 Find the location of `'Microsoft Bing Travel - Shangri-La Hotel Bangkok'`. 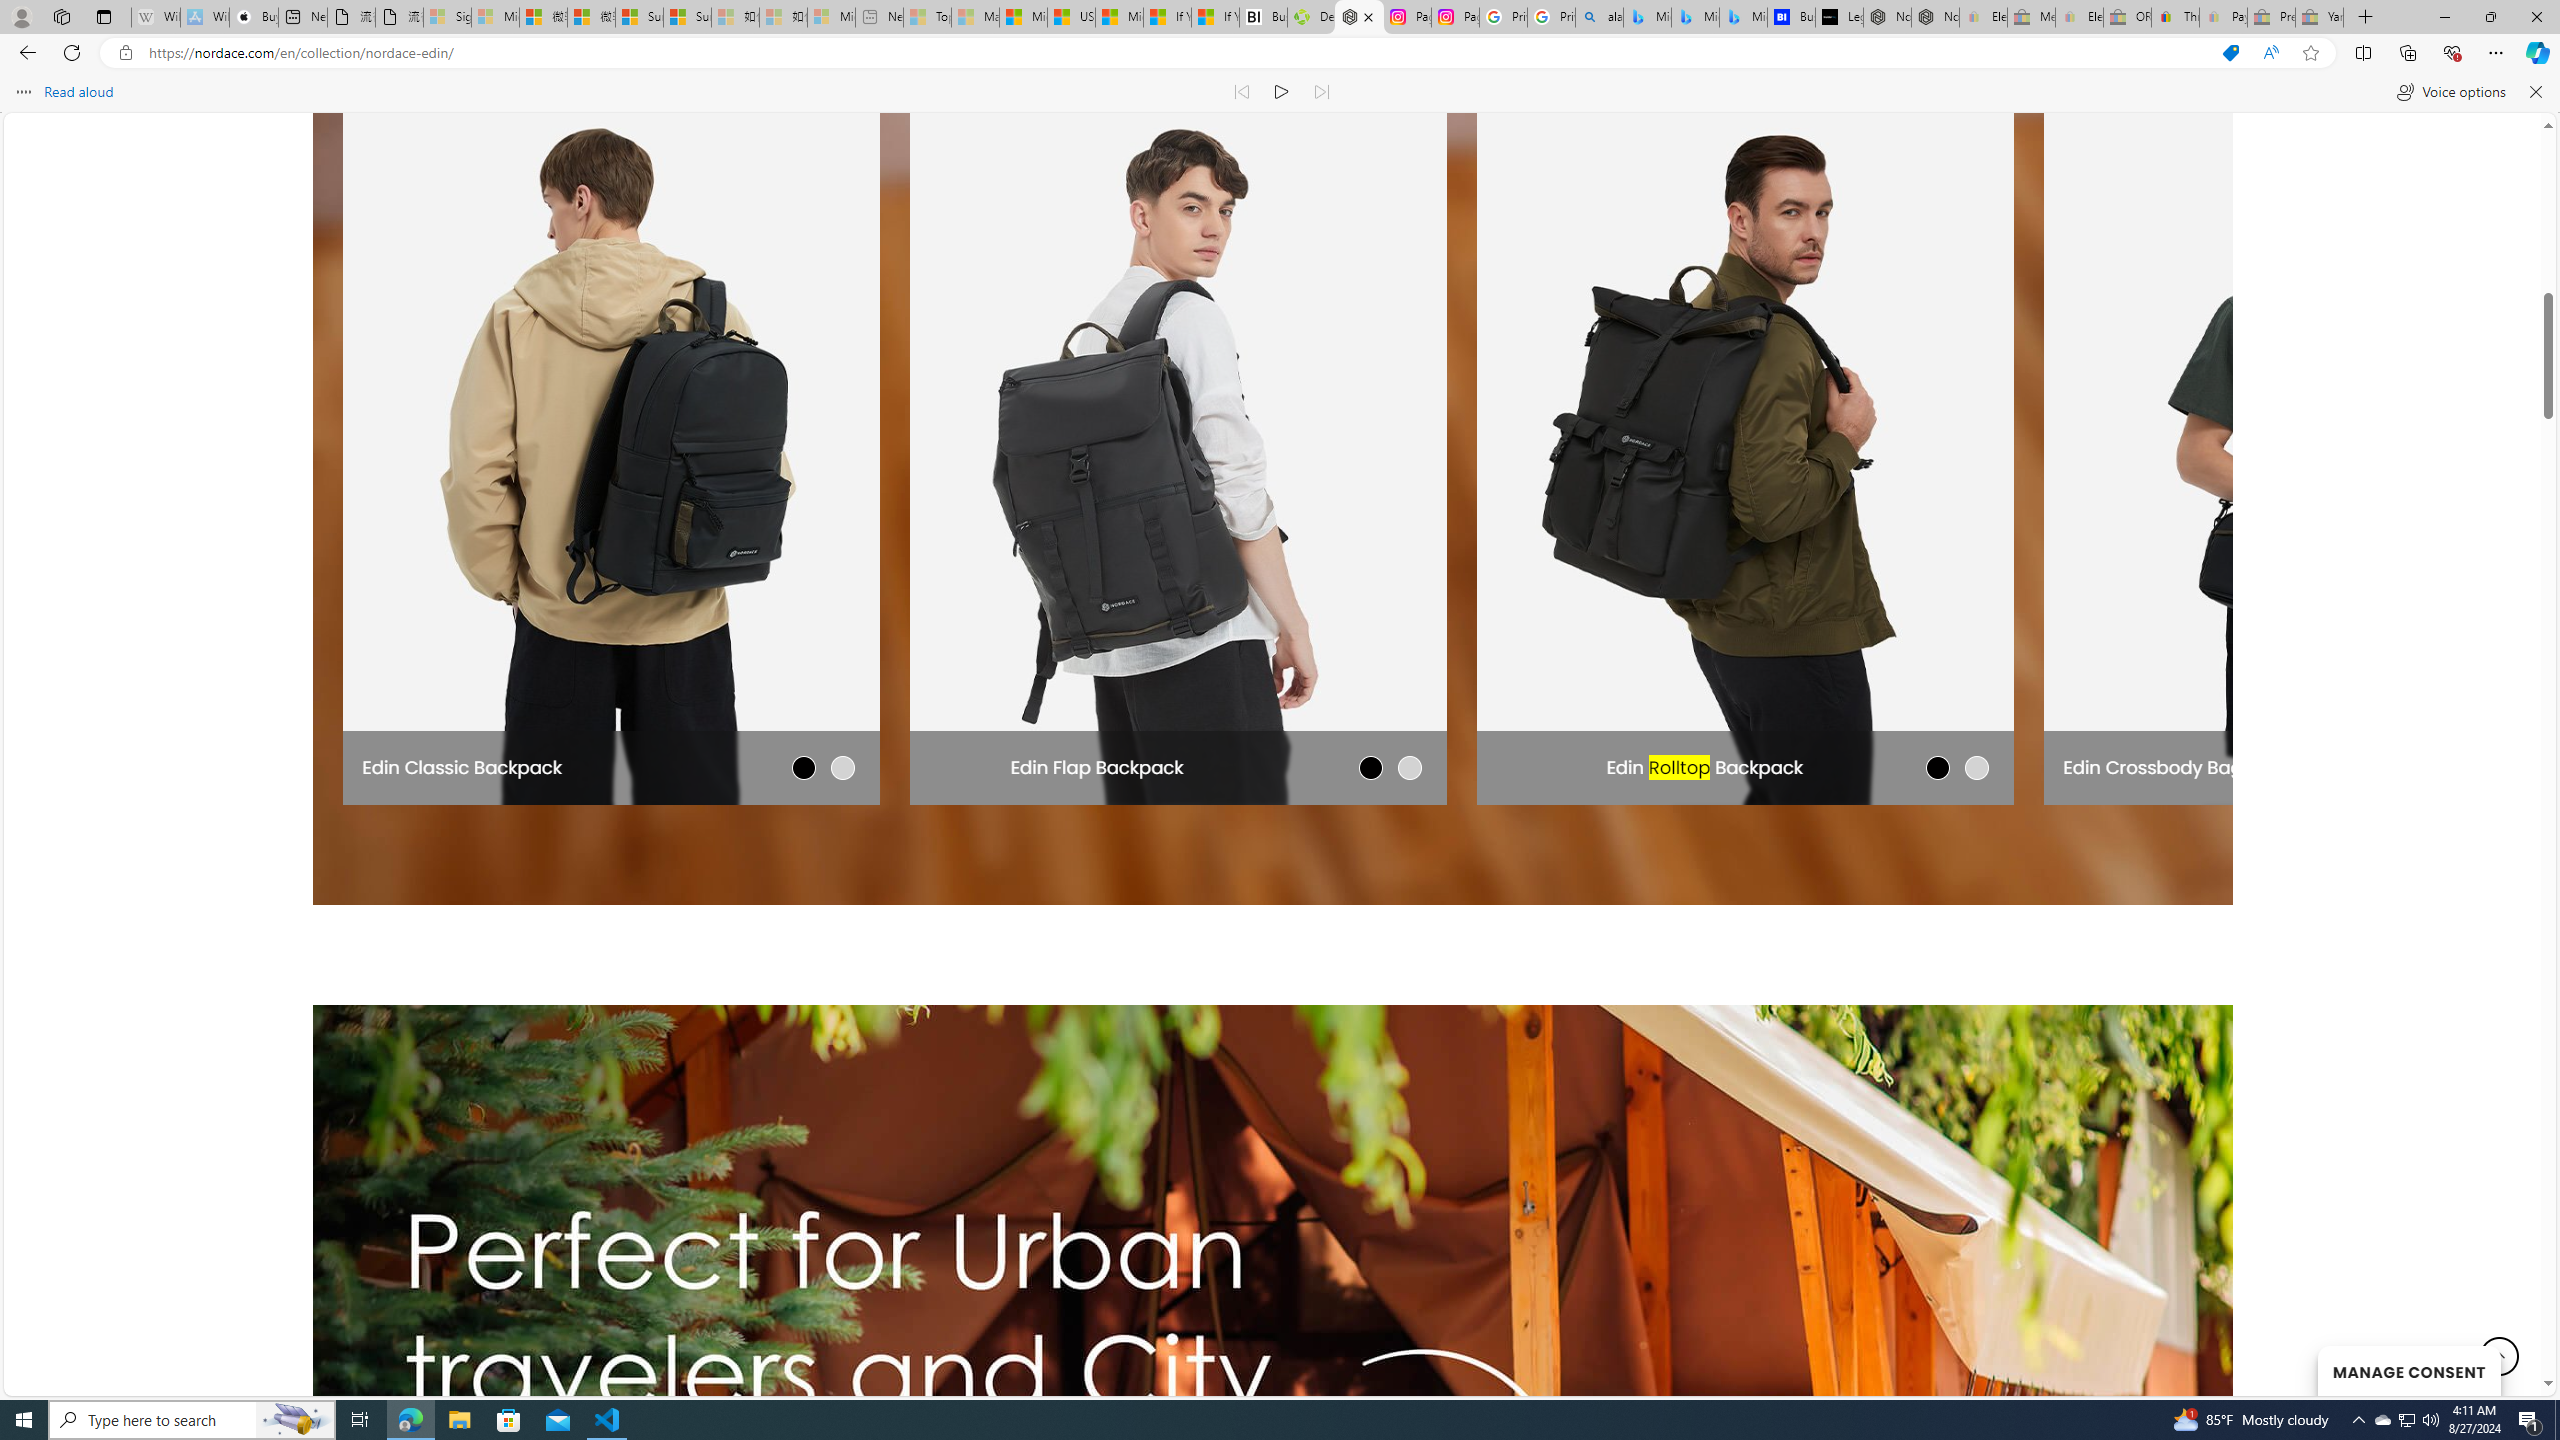

'Microsoft Bing Travel - Shangri-La Hotel Bangkok' is located at coordinates (1742, 16).